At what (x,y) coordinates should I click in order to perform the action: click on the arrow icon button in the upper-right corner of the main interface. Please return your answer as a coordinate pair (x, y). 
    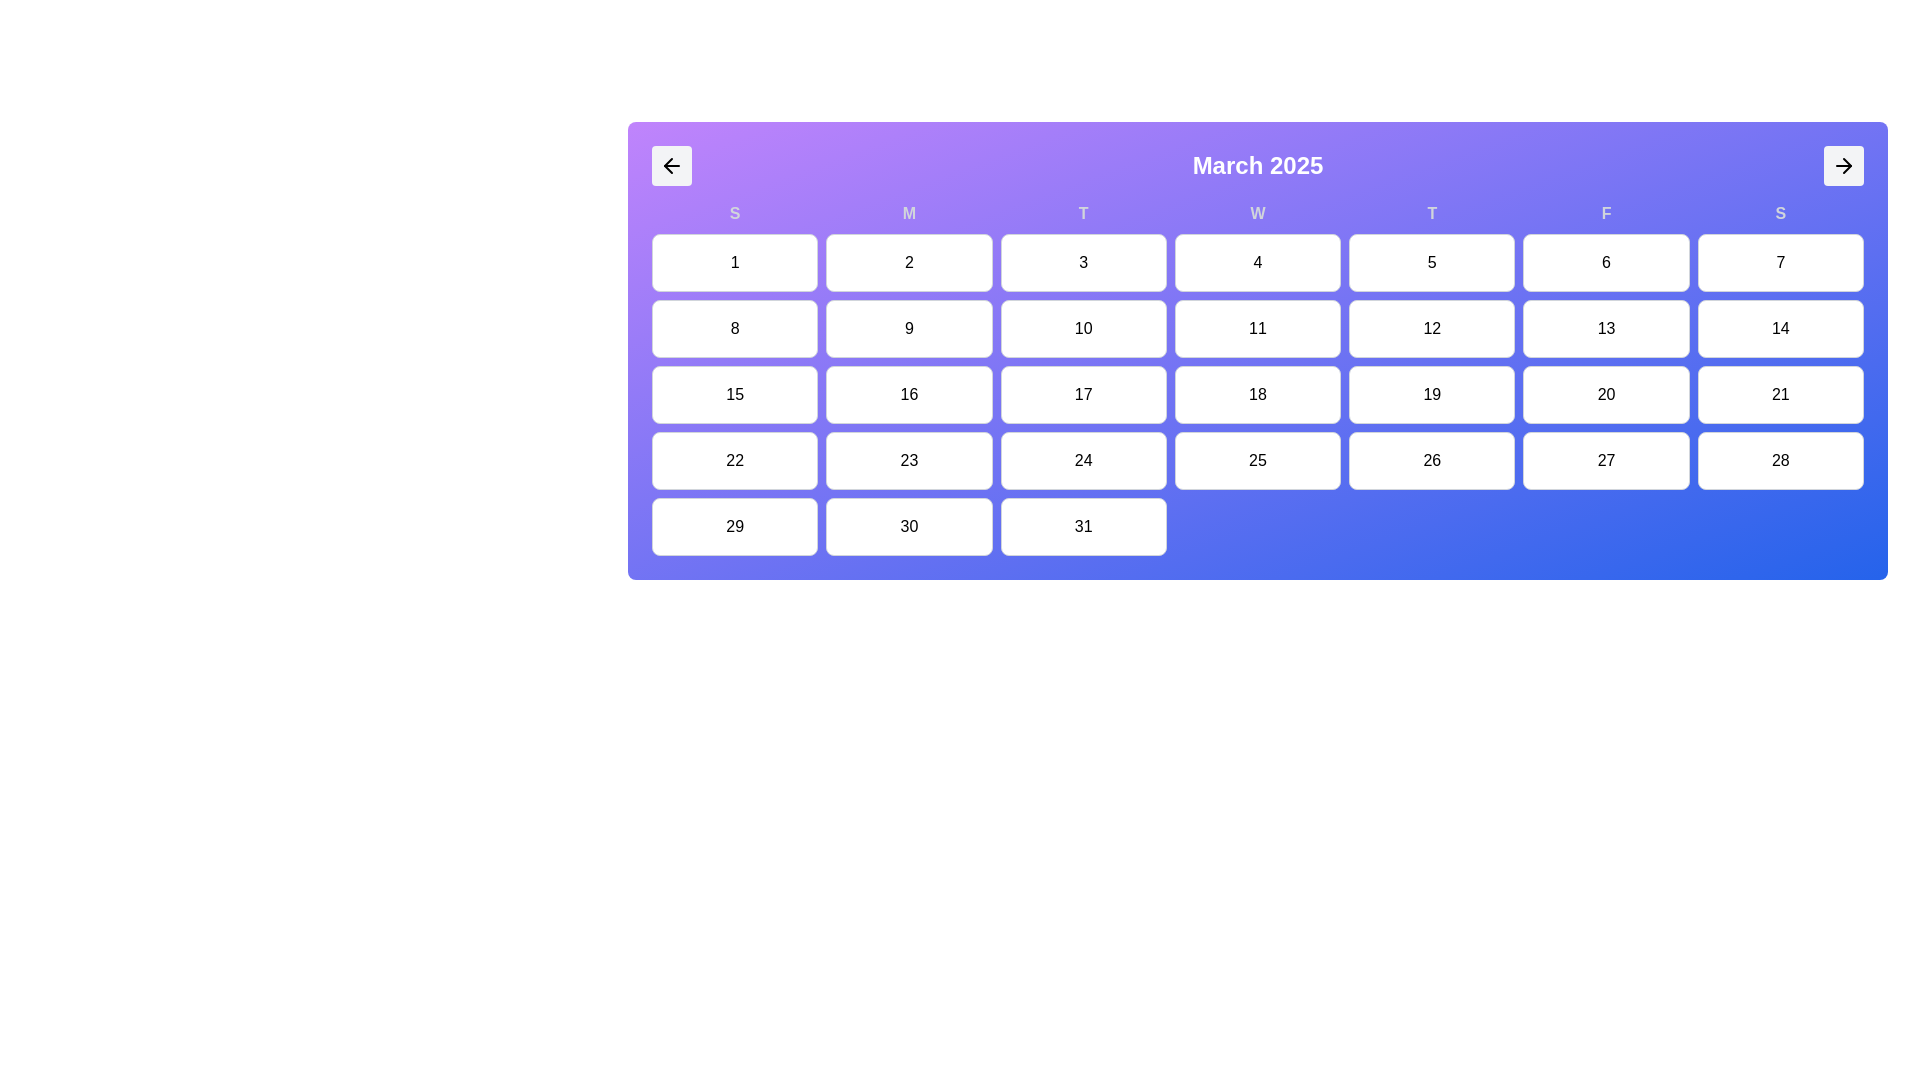
    Looking at the image, I should click on (1842, 164).